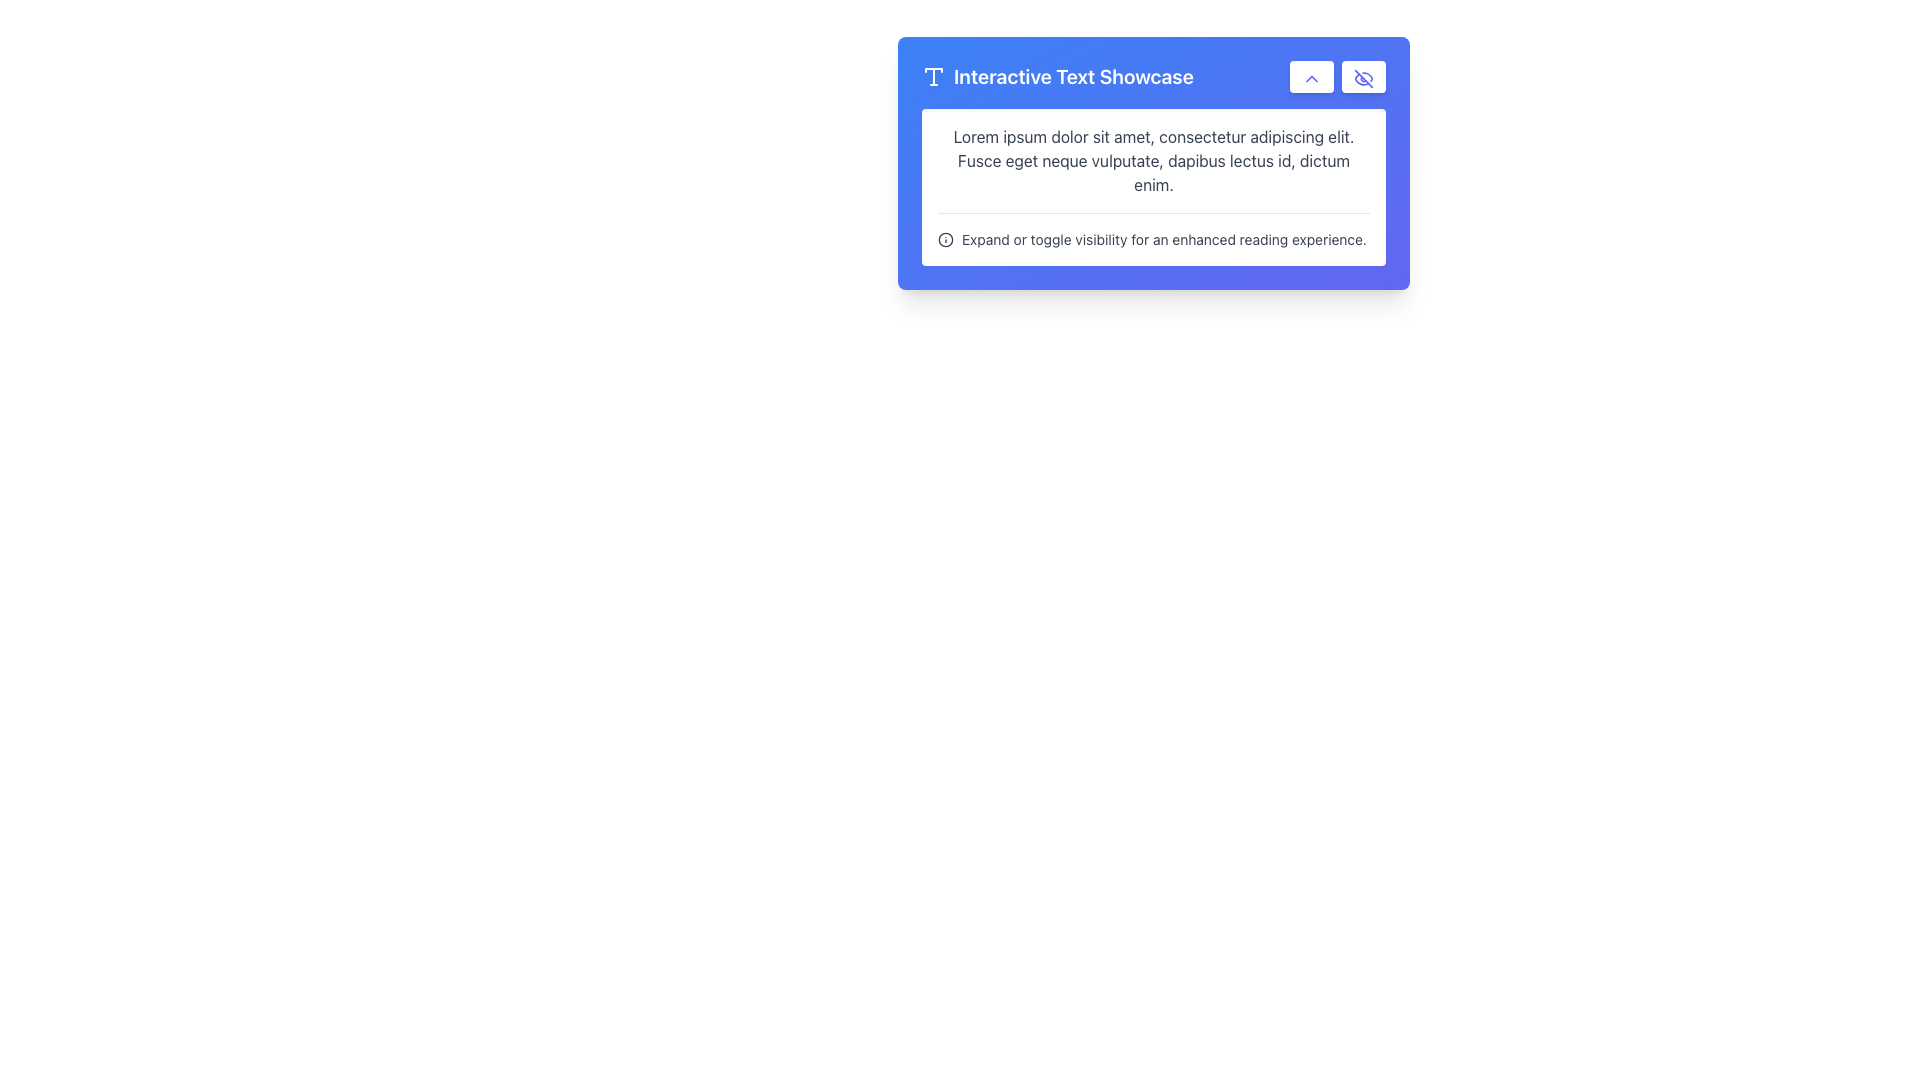  Describe the element at coordinates (933, 69) in the screenshot. I see `the horizontal line segment of the SVG component that is part of the 'T'-shaped graphic, located near the top left of the interface, adjacent to 'Interactive Text Showcase'` at that location.